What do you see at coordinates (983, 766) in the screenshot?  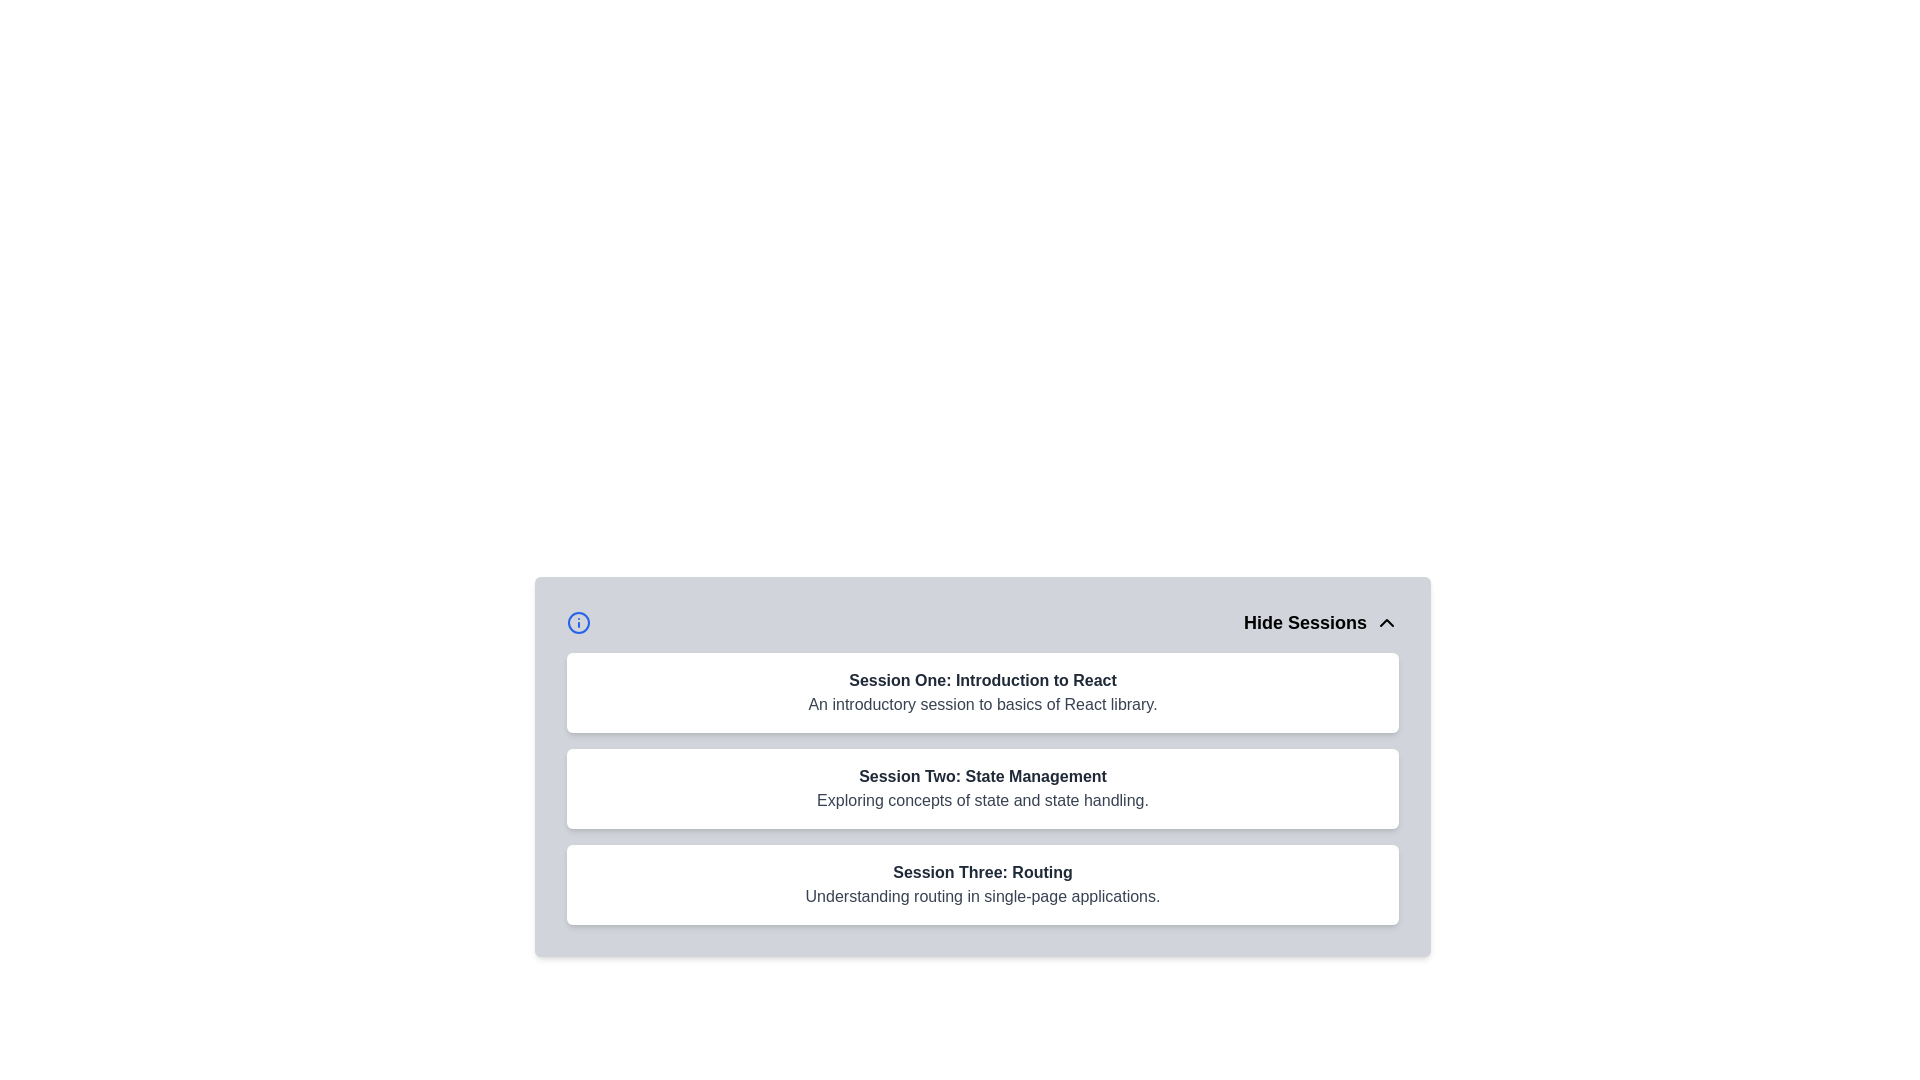 I see `session title and description for 'Session Two: State Management' located in the second card of the tutorial list` at bounding box center [983, 766].